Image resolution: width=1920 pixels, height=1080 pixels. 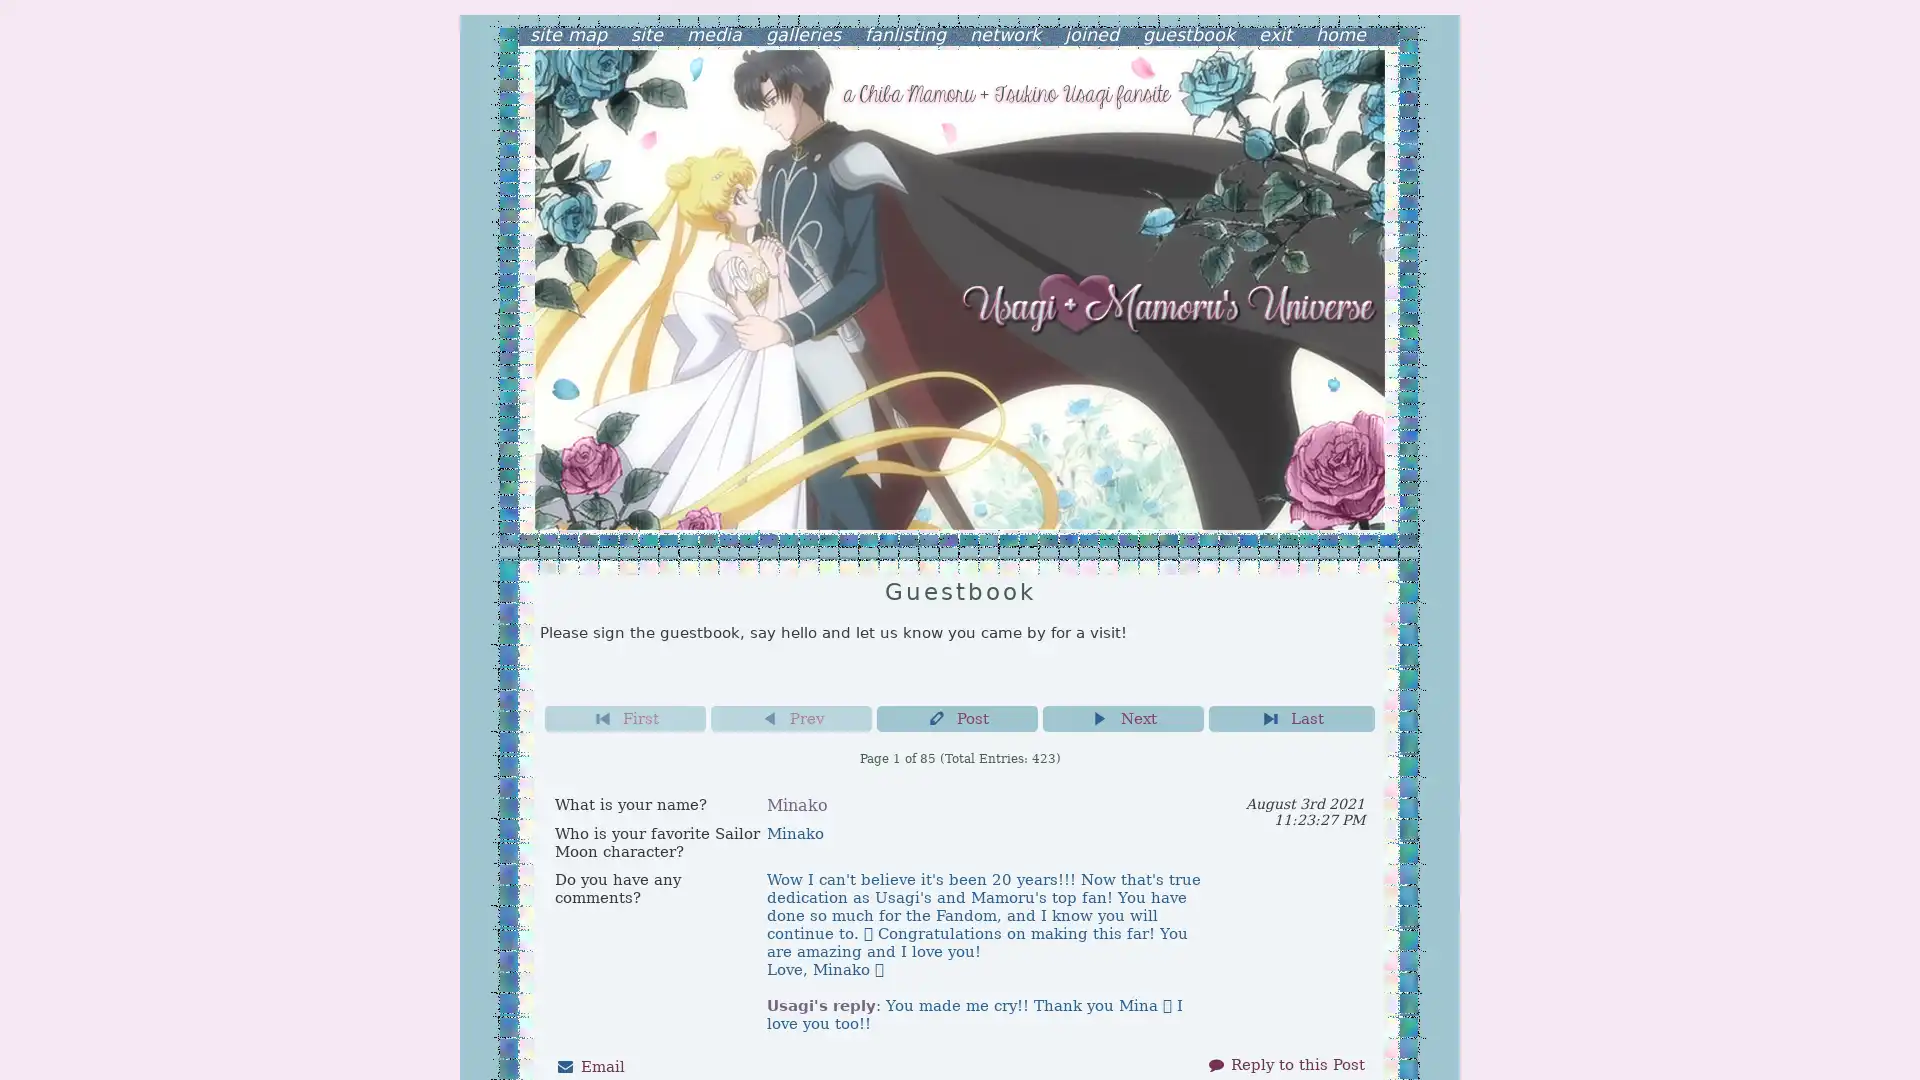 I want to click on Reply to this Post, so click(x=1285, y=1063).